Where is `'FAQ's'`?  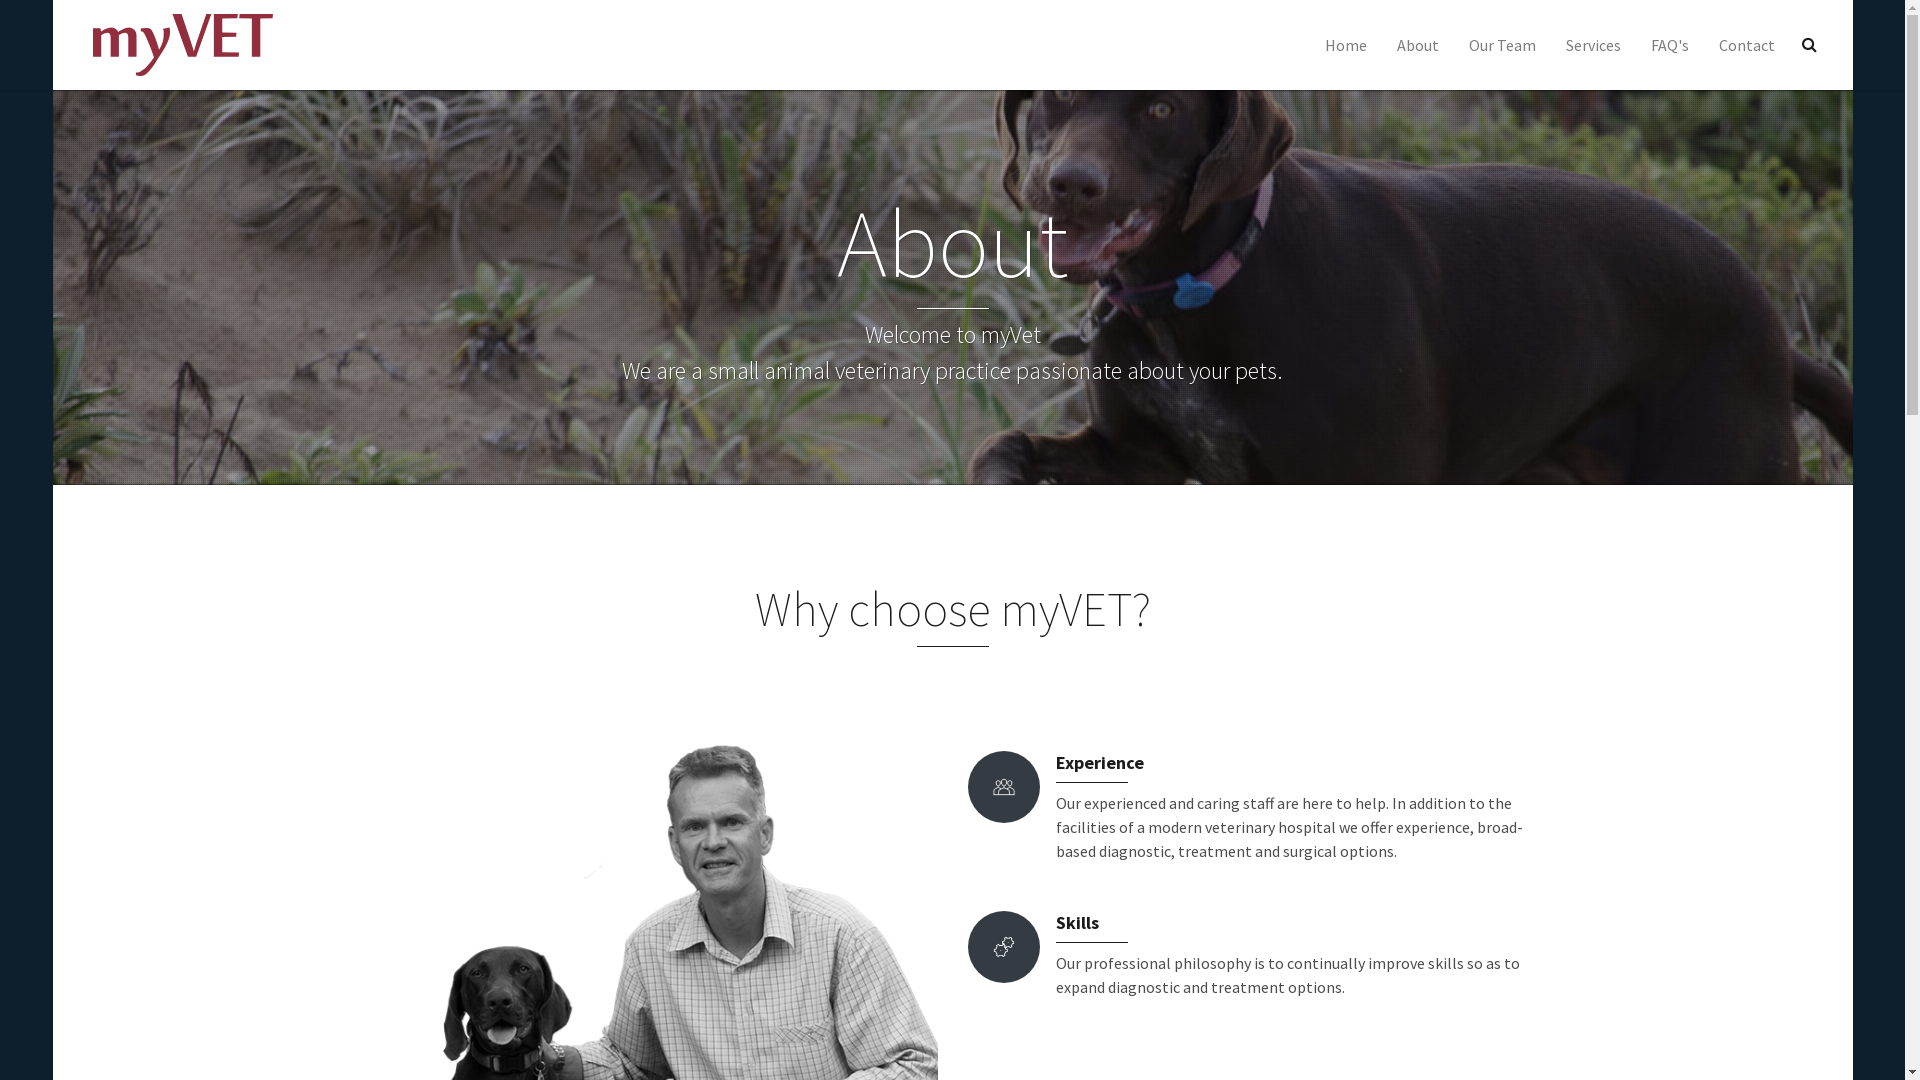
'FAQ's' is located at coordinates (1636, 45).